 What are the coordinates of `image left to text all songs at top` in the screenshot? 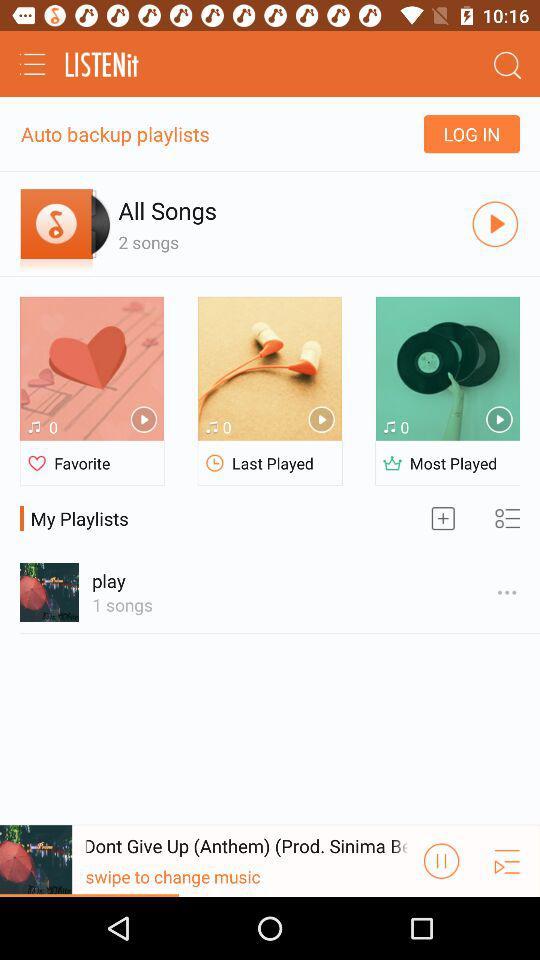 It's located at (65, 224).